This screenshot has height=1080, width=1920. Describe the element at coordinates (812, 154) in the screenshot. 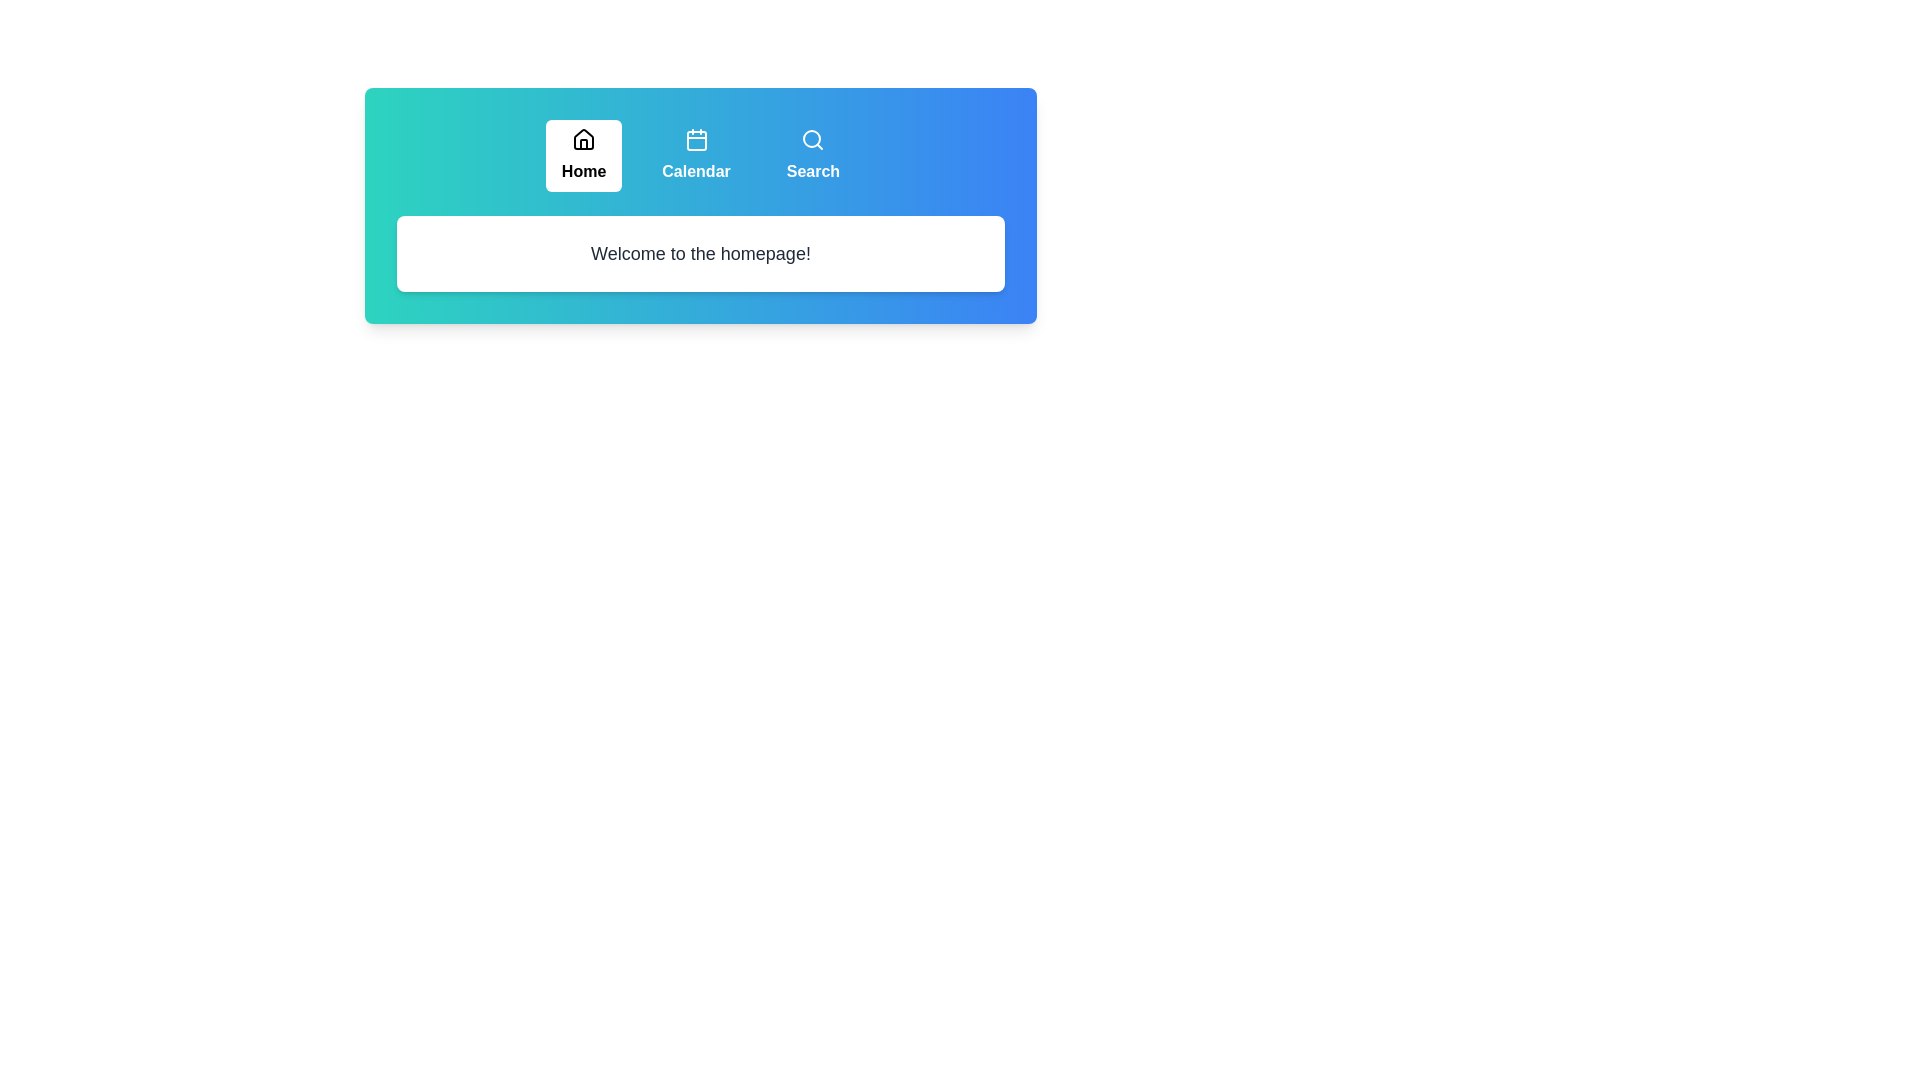

I see `the Search tab to display its content` at that location.